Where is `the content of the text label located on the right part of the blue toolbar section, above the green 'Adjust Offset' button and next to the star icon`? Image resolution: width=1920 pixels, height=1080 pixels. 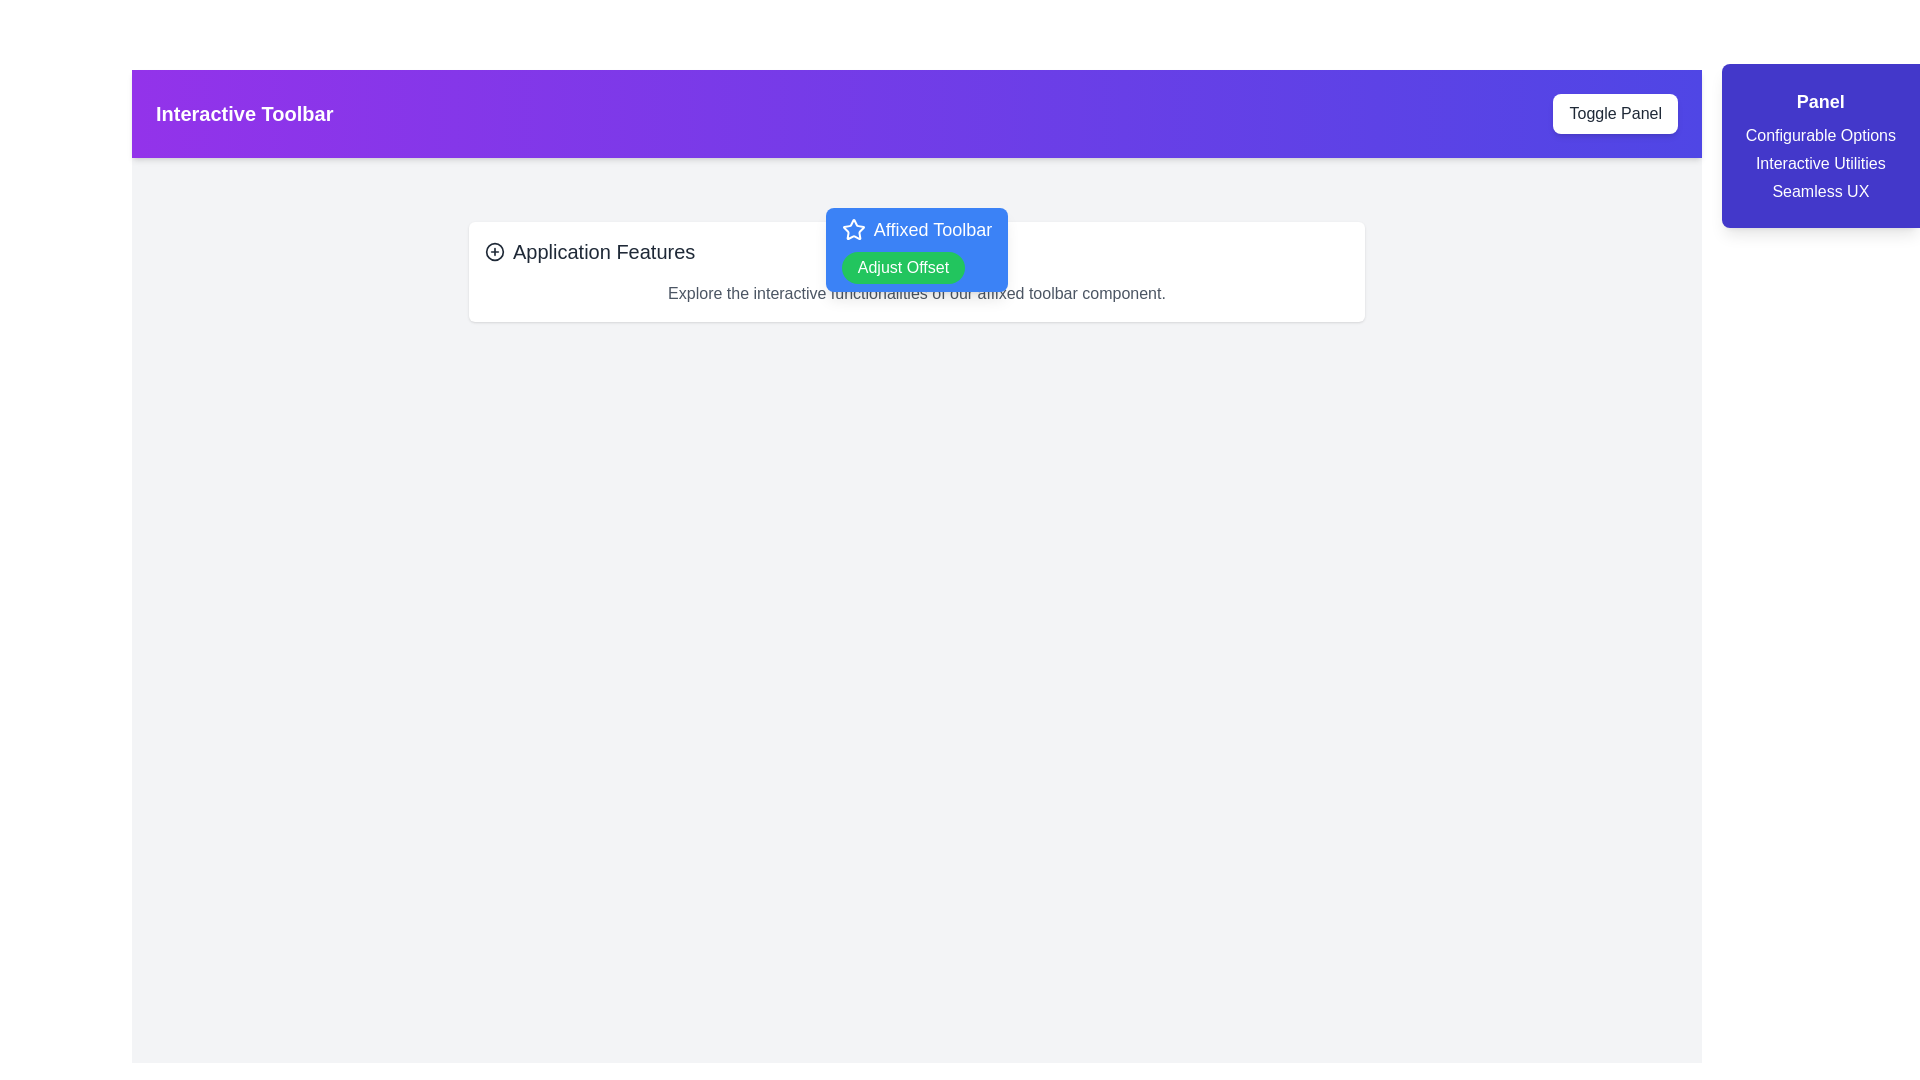 the content of the text label located on the right part of the blue toolbar section, above the green 'Adjust Offset' button and next to the star icon is located at coordinates (915, 229).